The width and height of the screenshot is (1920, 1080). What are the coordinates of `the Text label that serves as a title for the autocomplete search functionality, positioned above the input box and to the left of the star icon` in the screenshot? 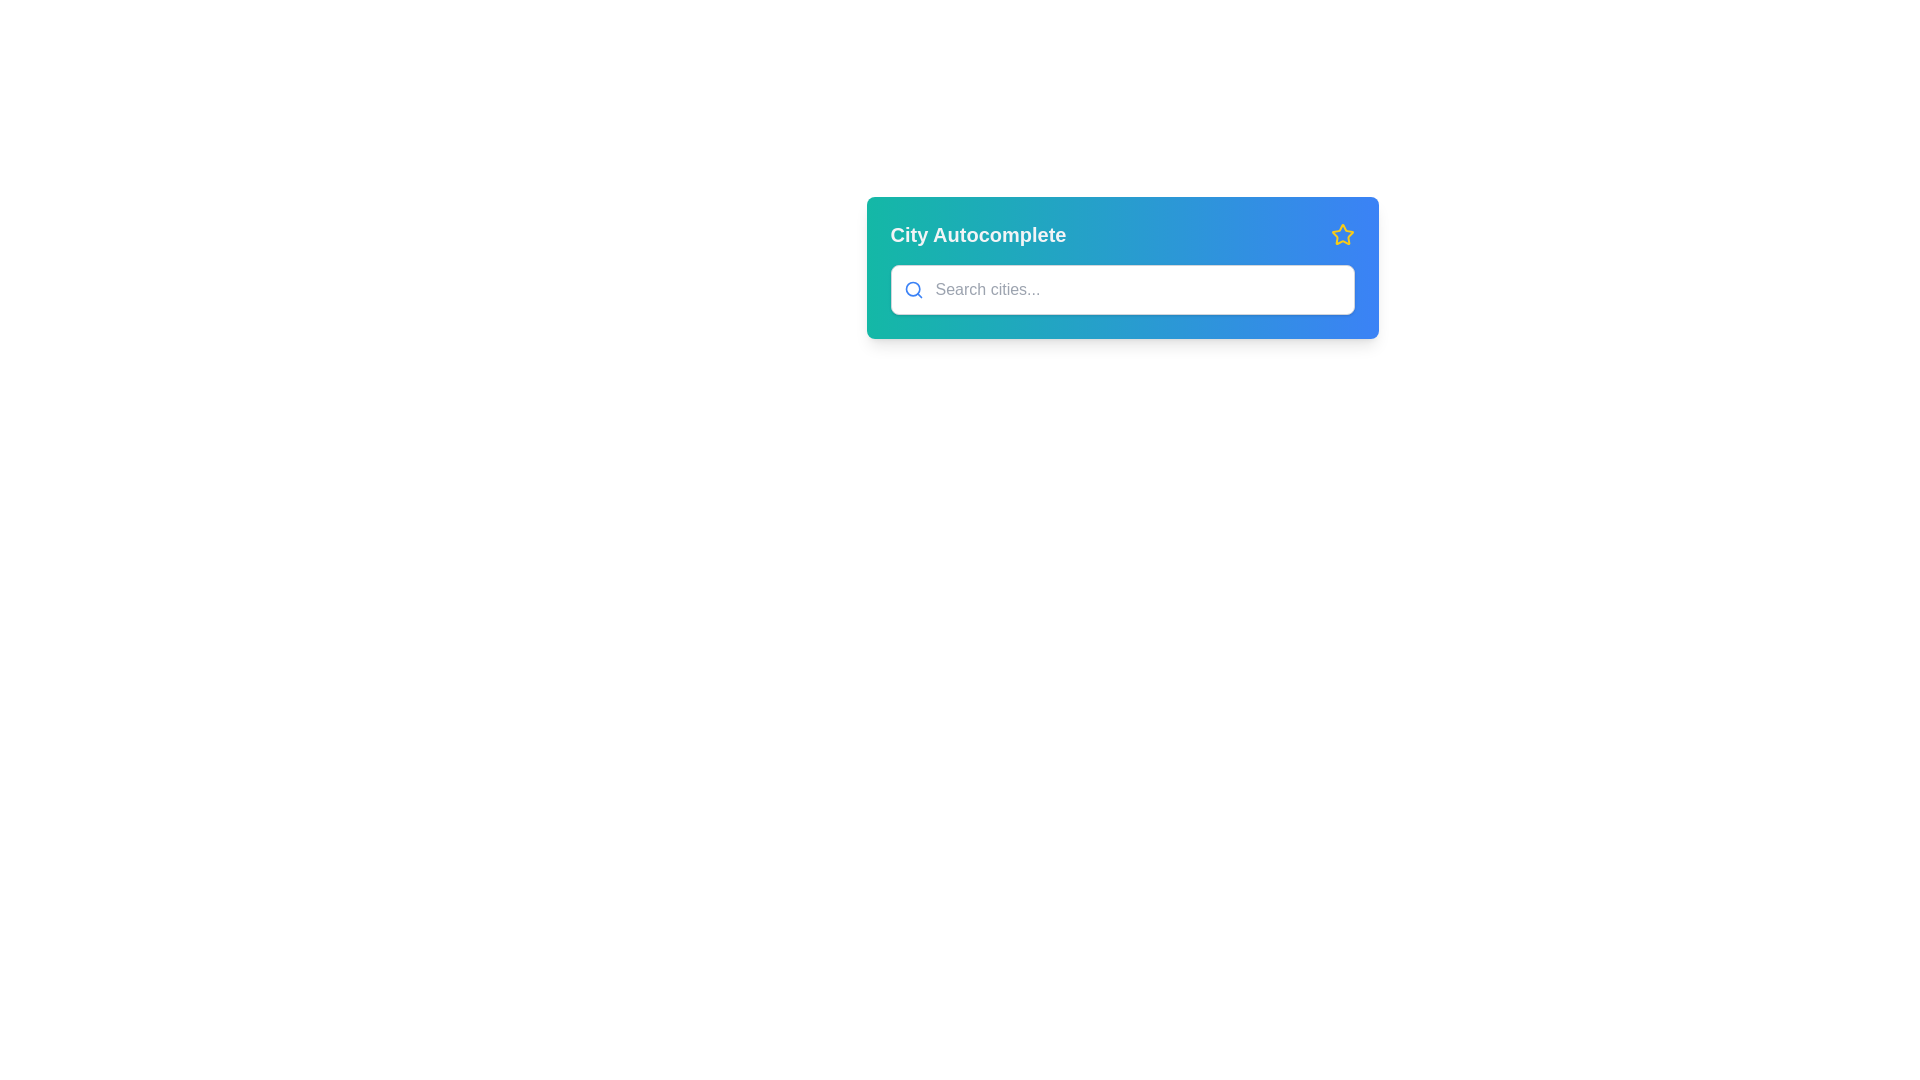 It's located at (978, 234).